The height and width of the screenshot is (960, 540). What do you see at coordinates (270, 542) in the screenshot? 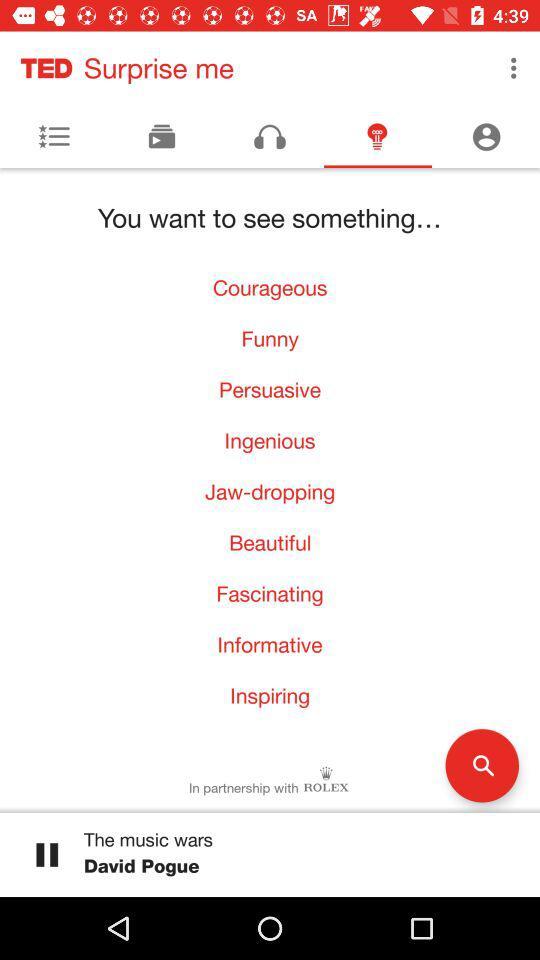
I see `the item above the fascinating icon` at bounding box center [270, 542].